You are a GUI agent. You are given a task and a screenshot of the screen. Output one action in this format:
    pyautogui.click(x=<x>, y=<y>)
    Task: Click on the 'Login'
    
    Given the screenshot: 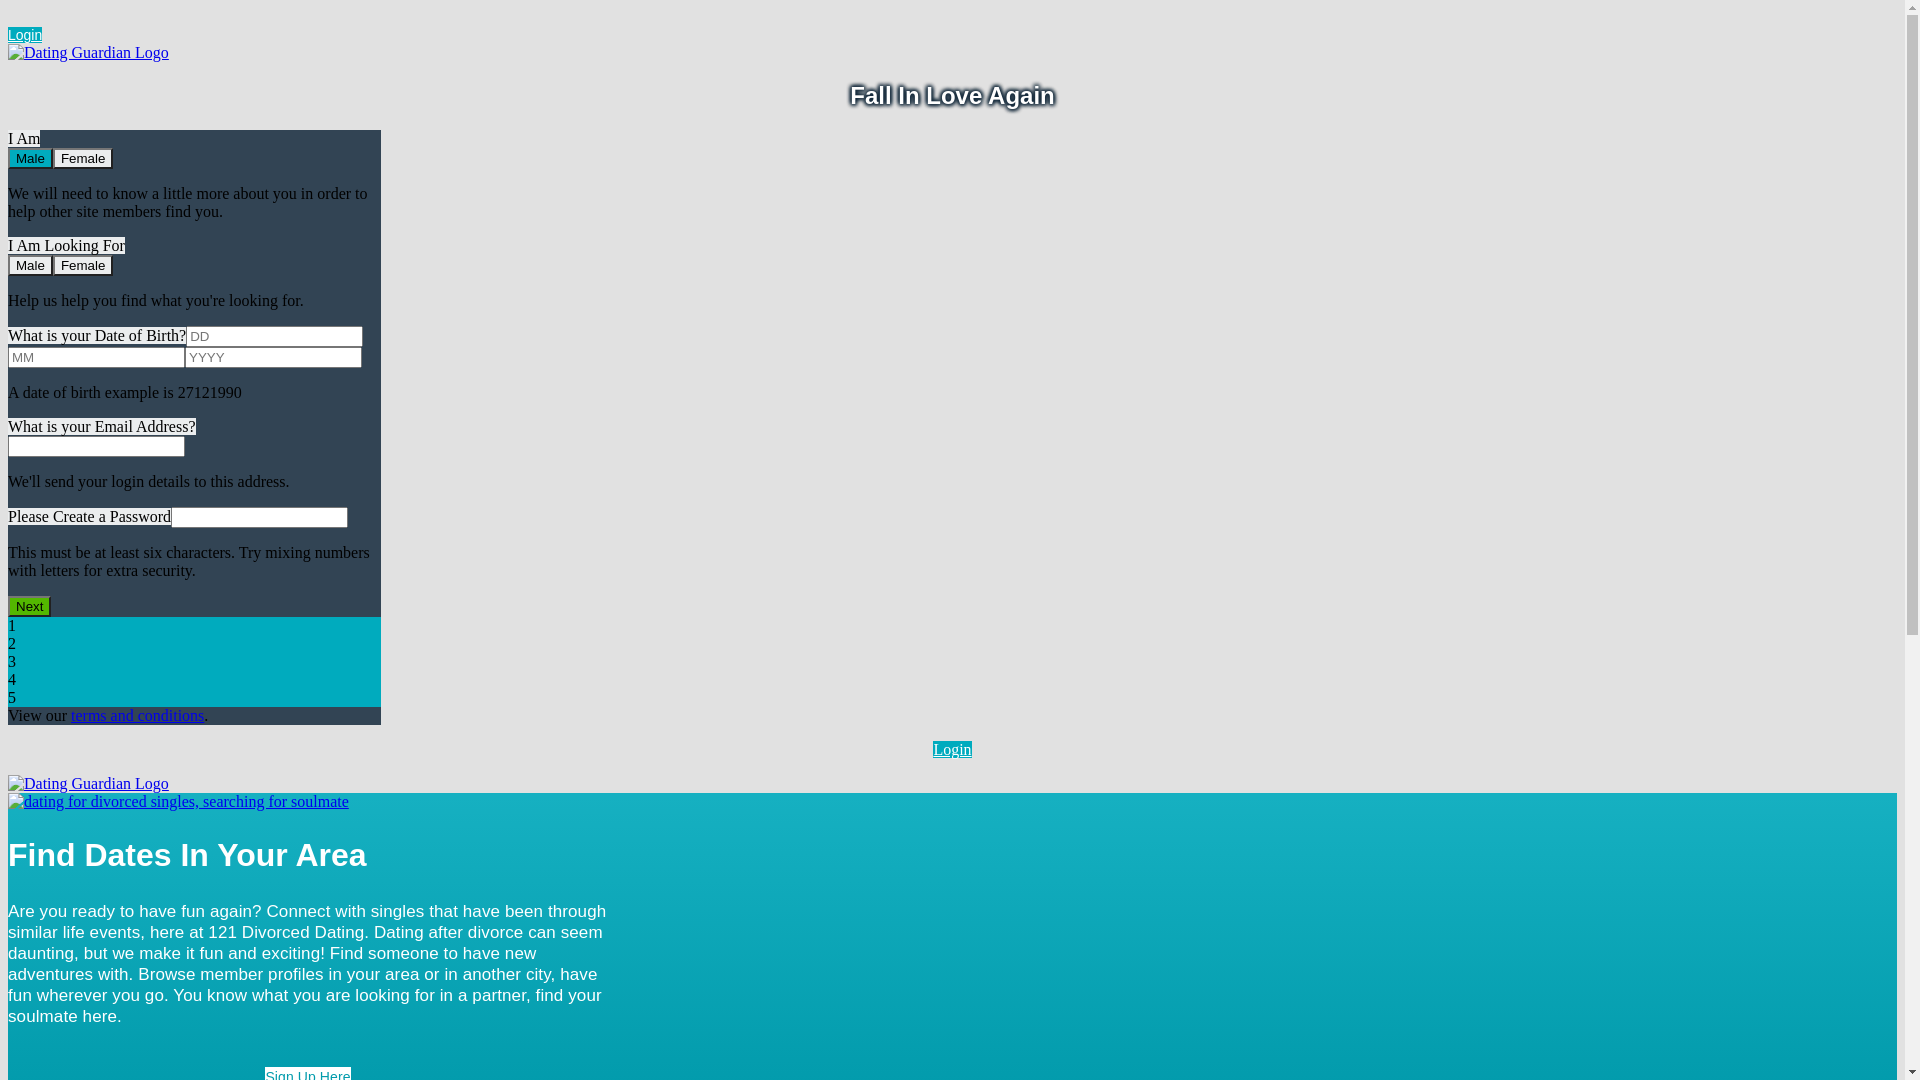 What is the action you would take?
    pyautogui.click(x=950, y=749)
    